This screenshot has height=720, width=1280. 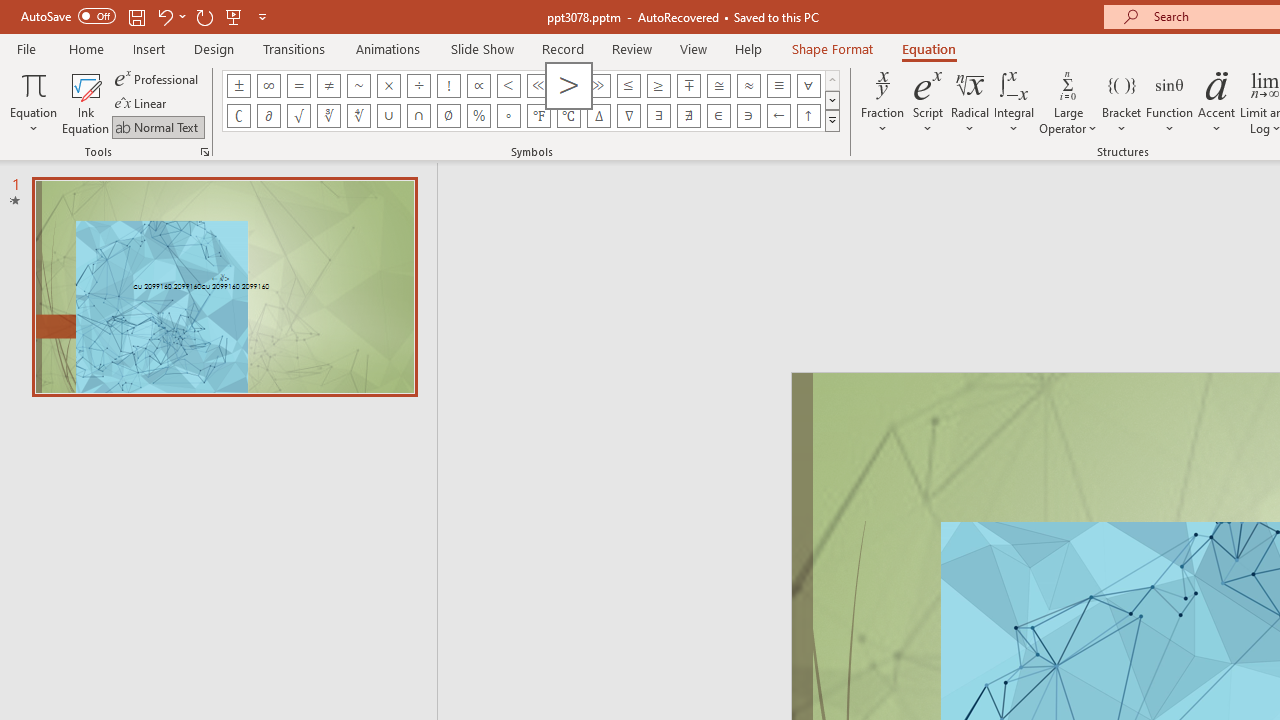 What do you see at coordinates (532, 100) in the screenshot?
I see `'AutomationID: EquationSymbolsInsertGallery'` at bounding box center [532, 100].